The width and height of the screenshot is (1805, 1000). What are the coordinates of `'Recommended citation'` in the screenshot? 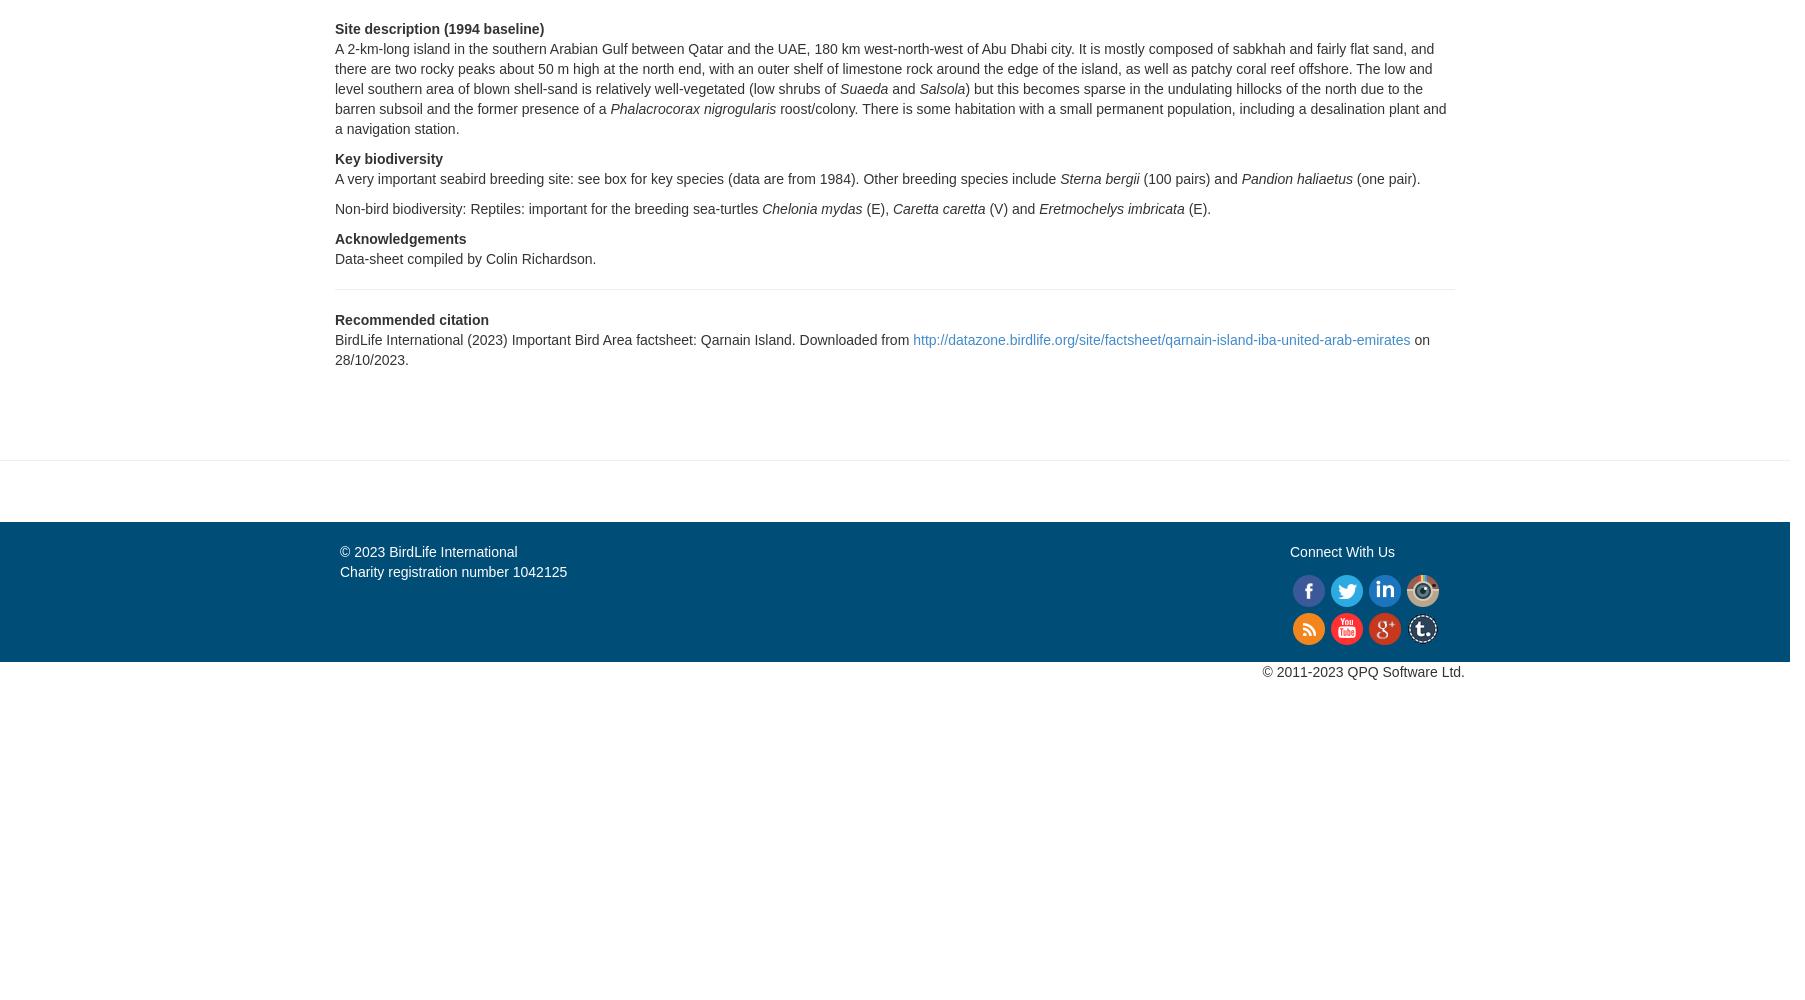 It's located at (412, 319).